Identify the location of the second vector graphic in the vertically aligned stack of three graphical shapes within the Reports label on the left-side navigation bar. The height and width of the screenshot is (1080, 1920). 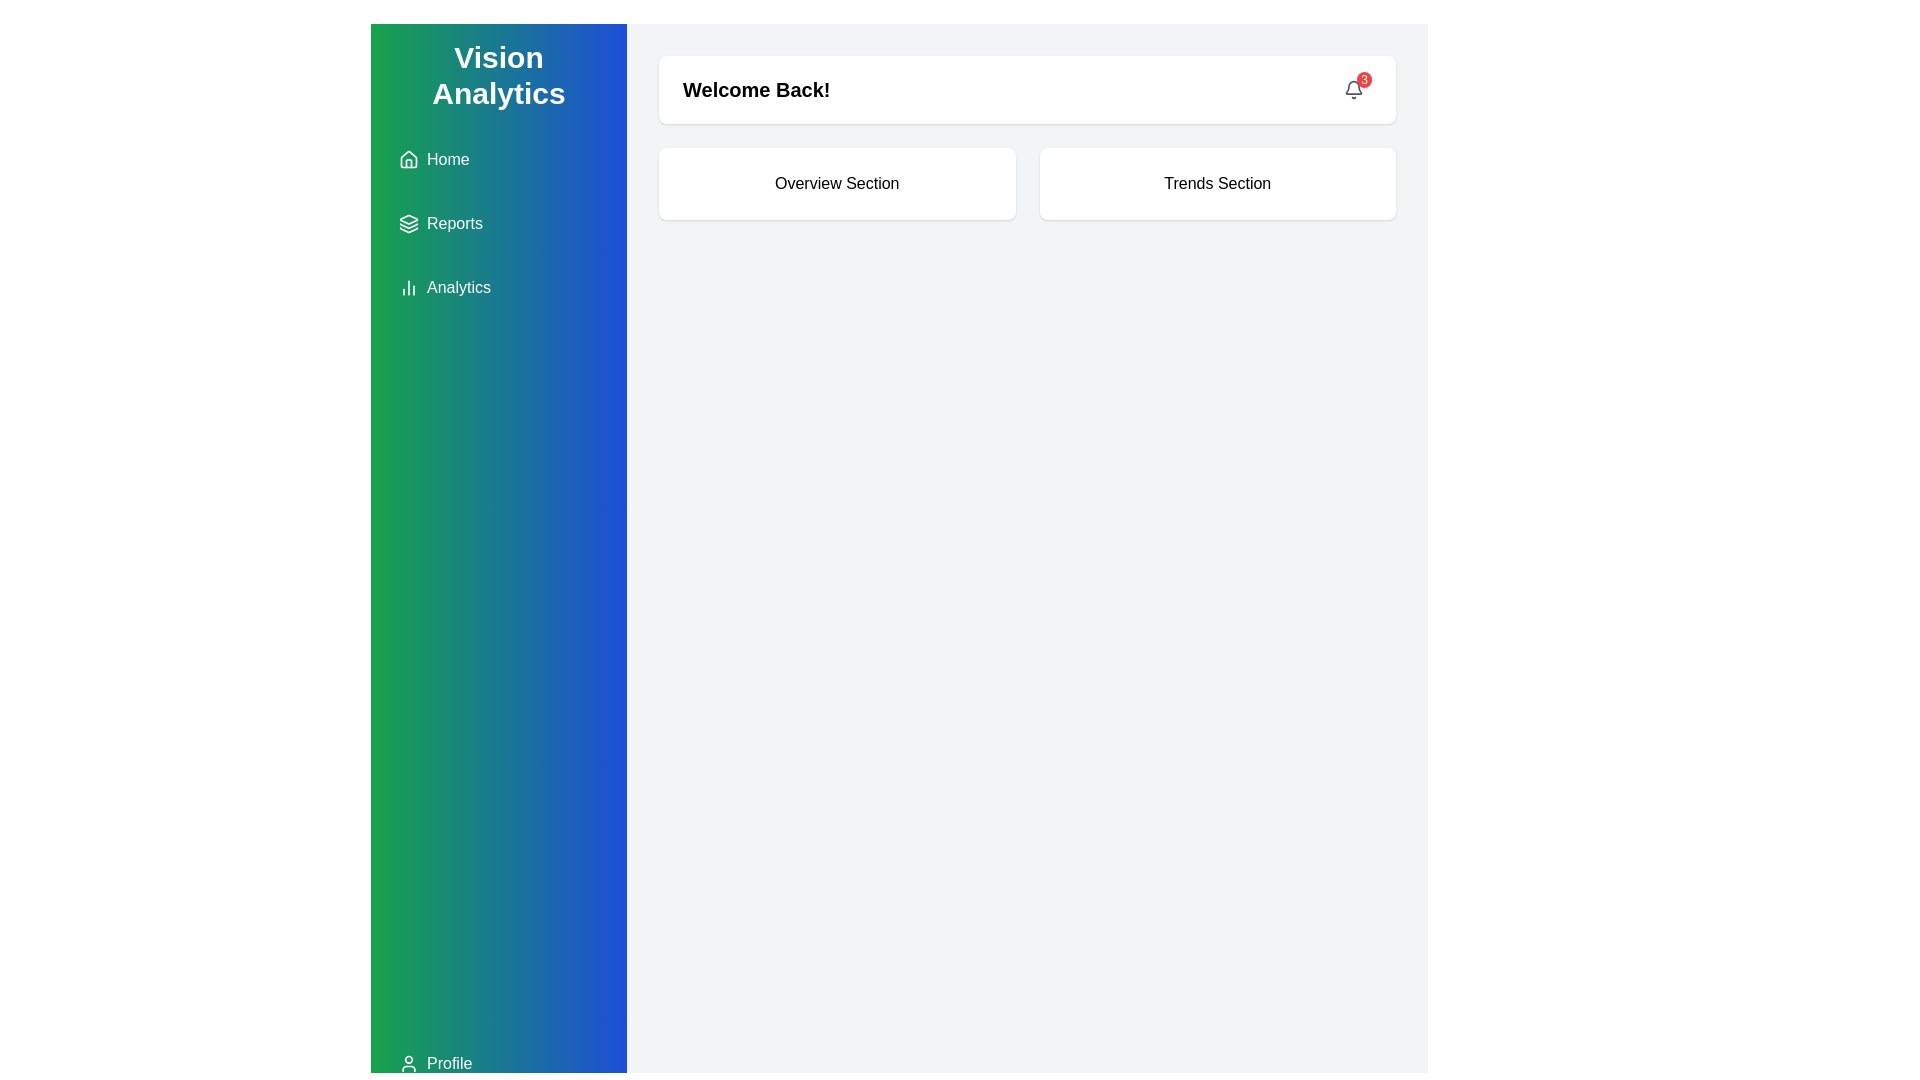
(407, 225).